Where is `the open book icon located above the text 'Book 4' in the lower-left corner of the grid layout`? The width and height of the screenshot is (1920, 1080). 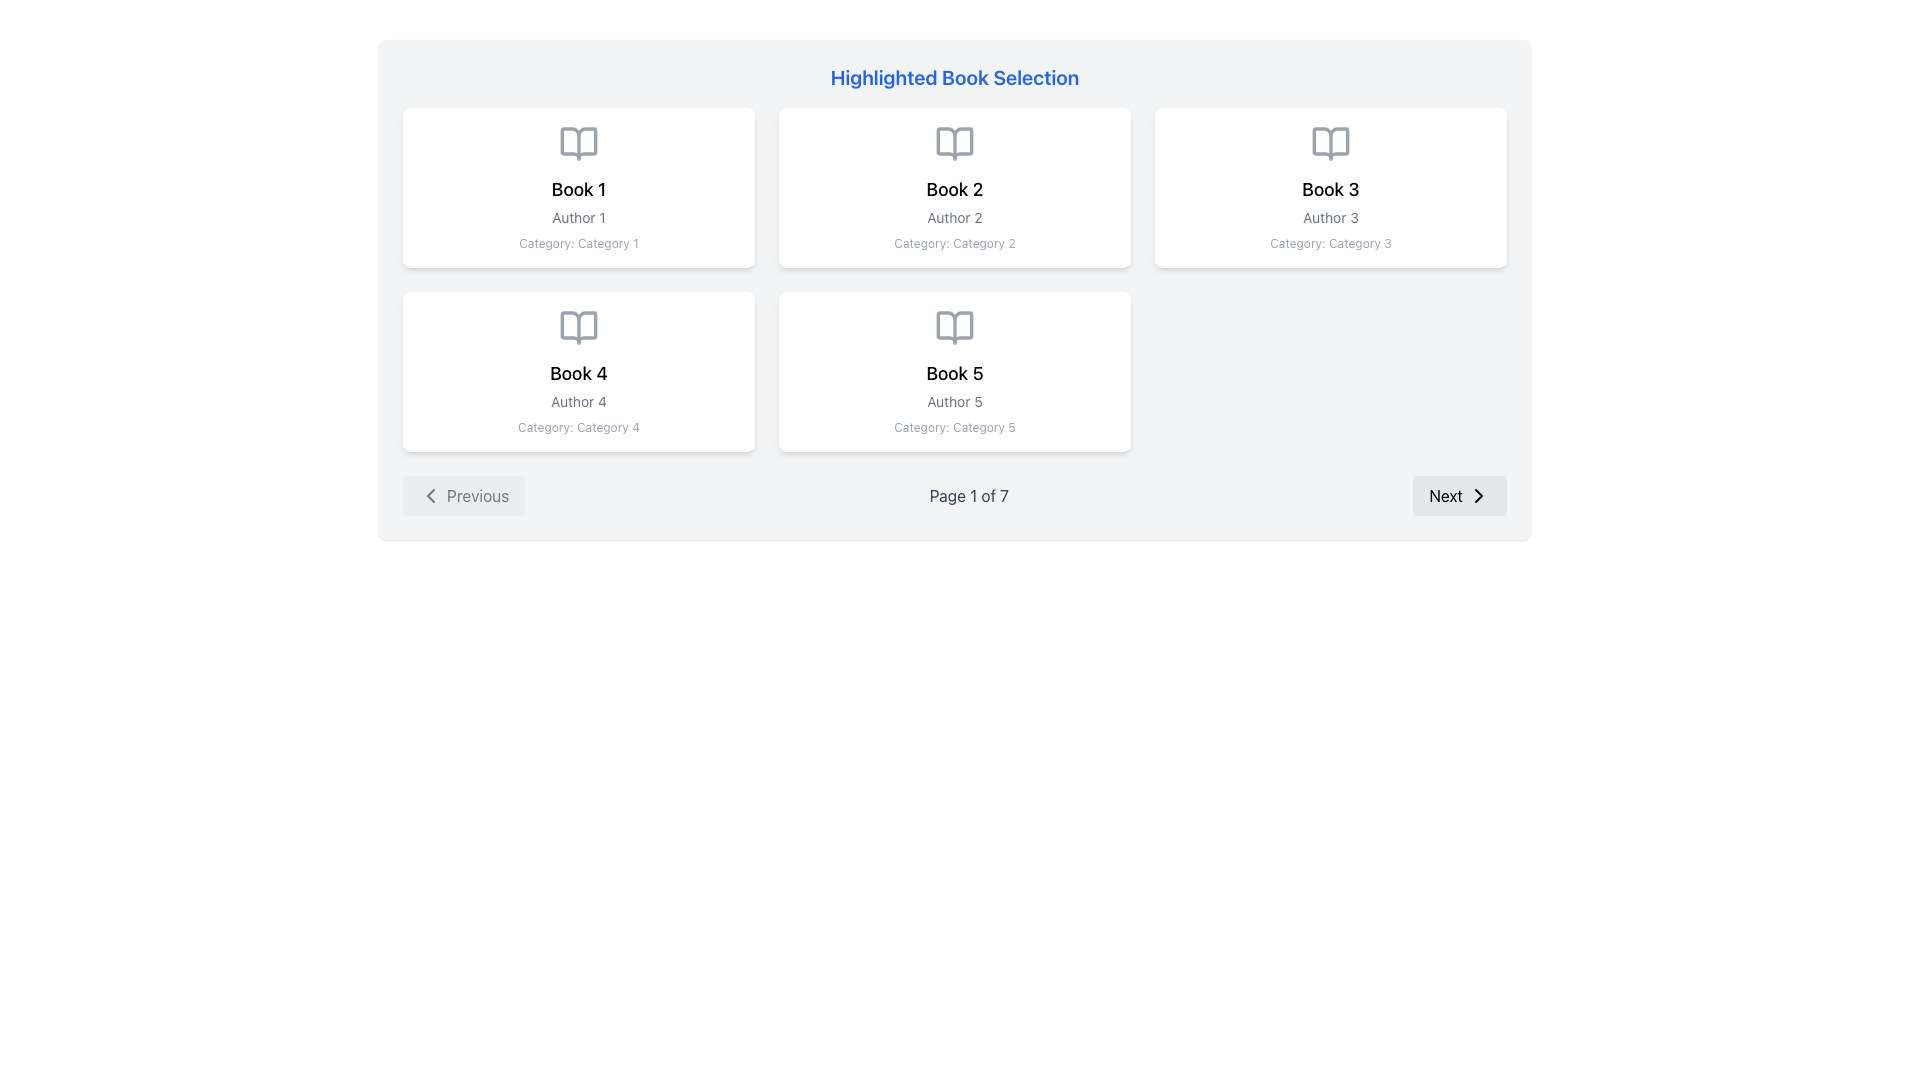 the open book icon located above the text 'Book 4' in the lower-left corner of the grid layout is located at coordinates (578, 326).